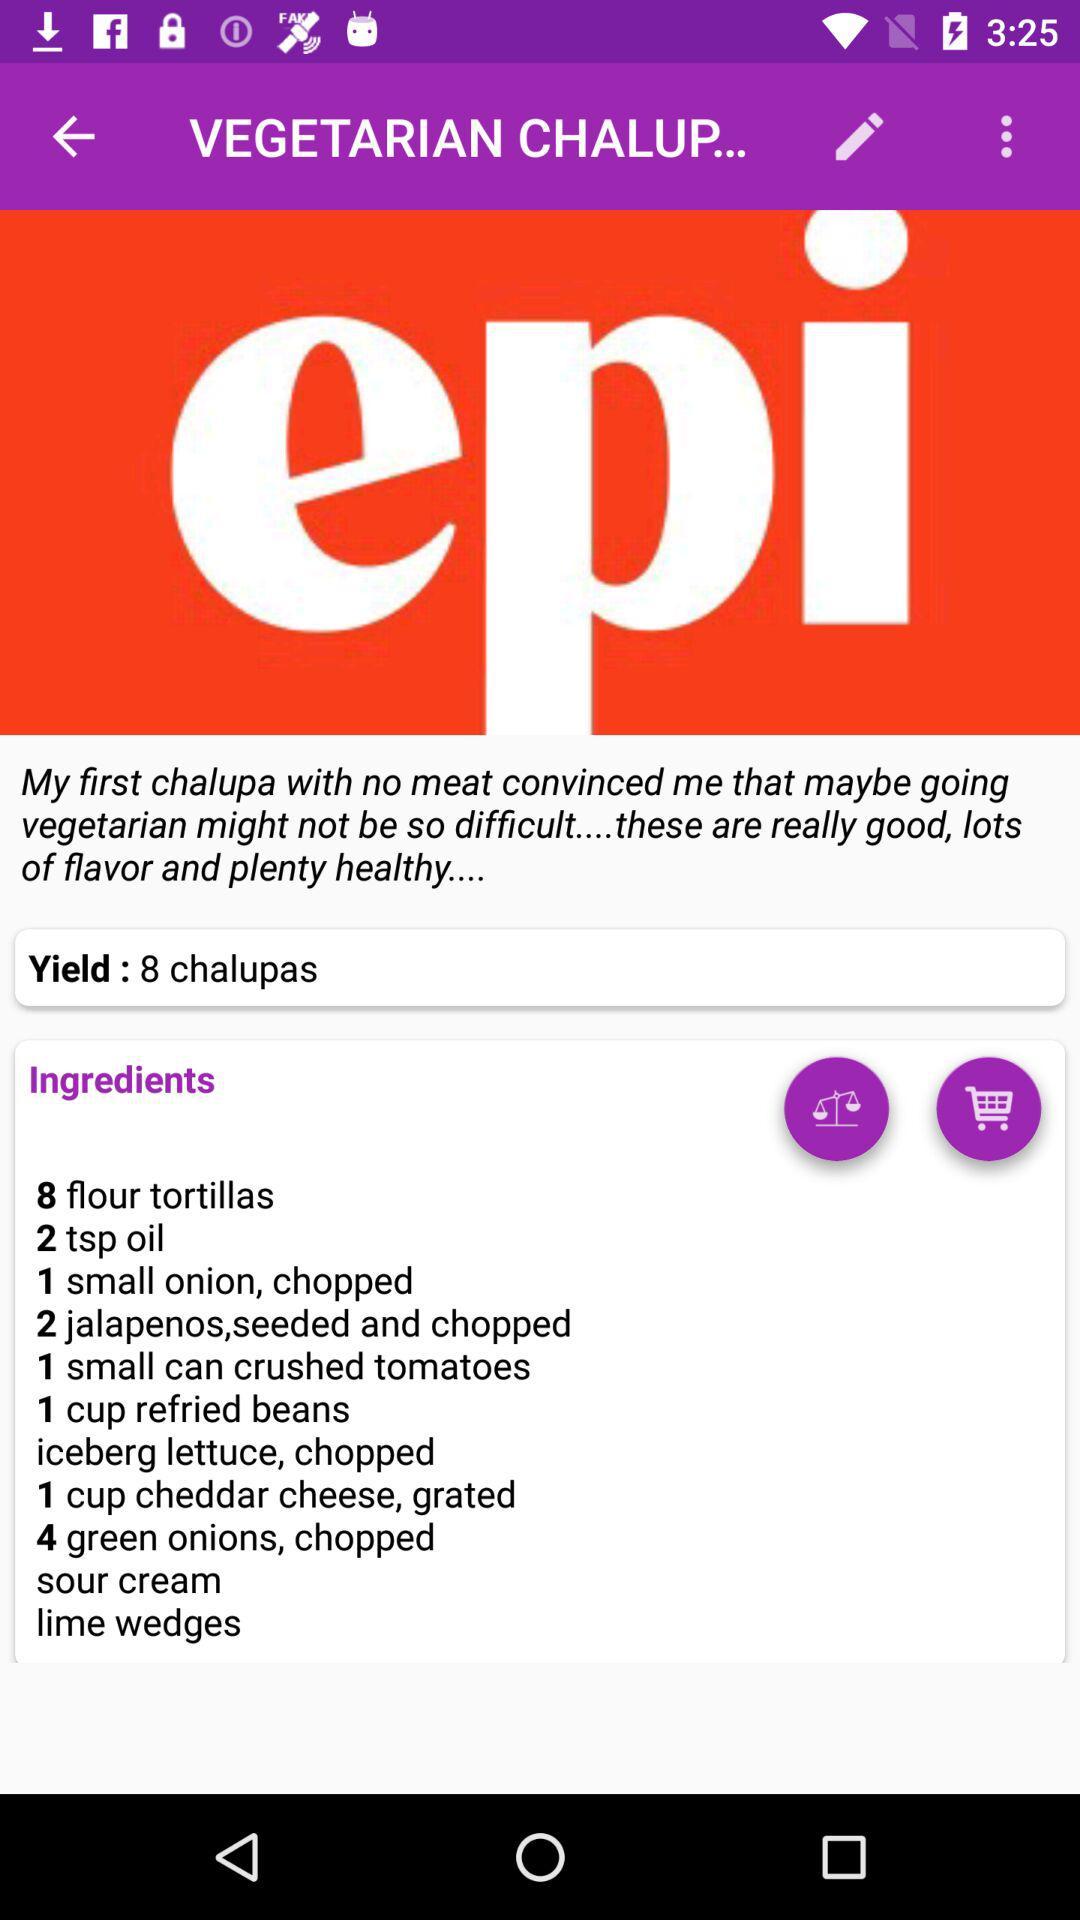  I want to click on the icon below the my first chalupa item, so click(836, 1115).